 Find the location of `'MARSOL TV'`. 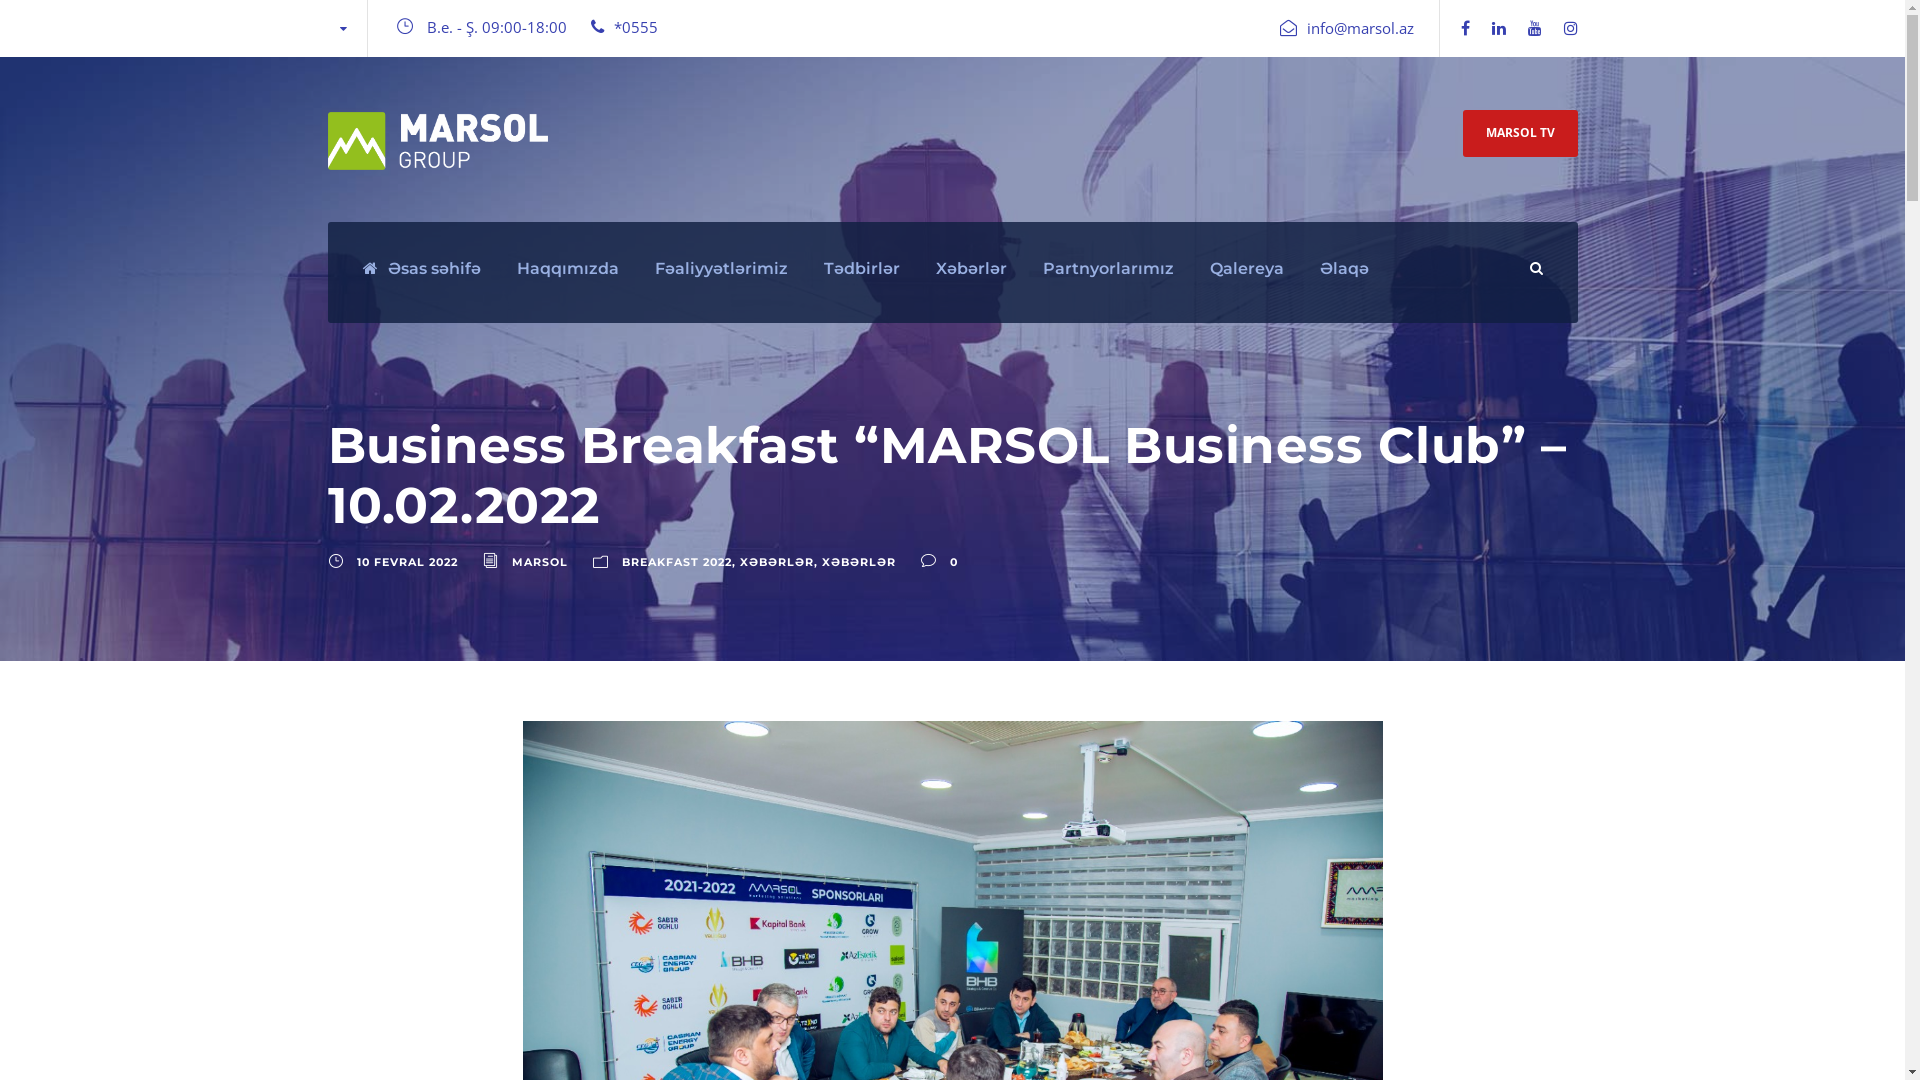

'MARSOL TV' is located at coordinates (1462, 132).